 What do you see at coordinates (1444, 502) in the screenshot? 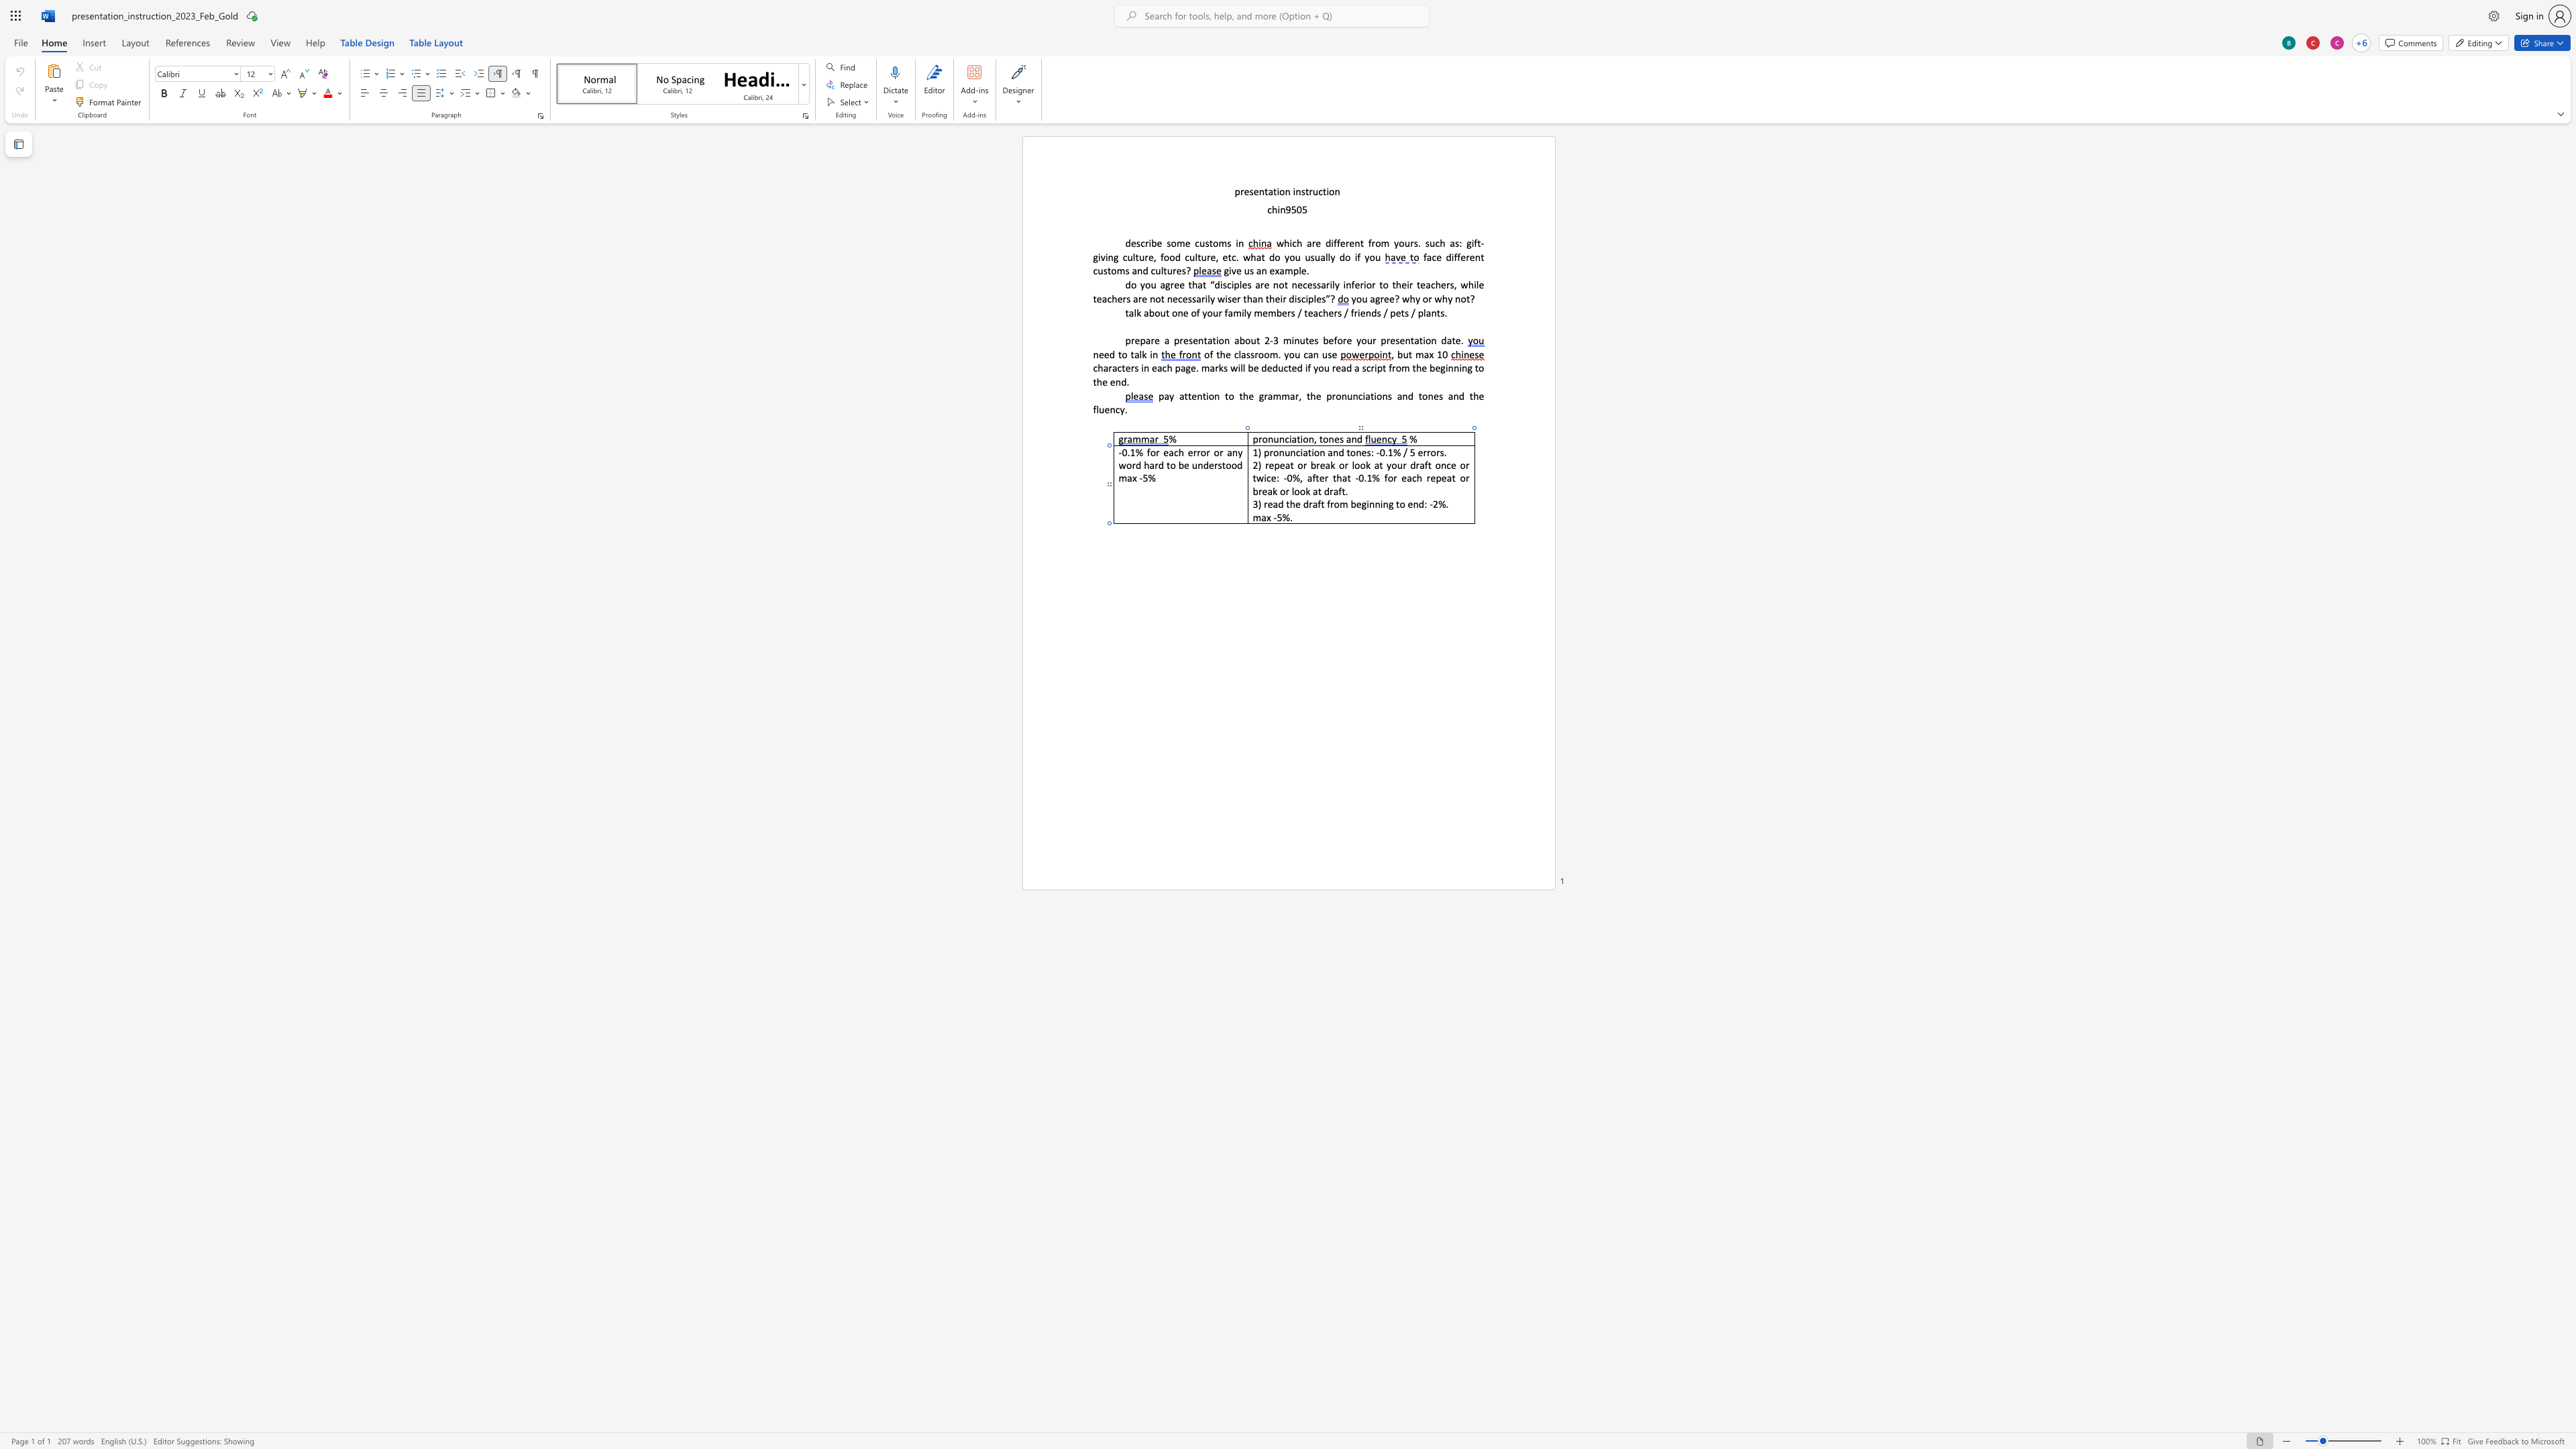
I see `the space between the continuous character "%" and "." in the text` at bounding box center [1444, 502].